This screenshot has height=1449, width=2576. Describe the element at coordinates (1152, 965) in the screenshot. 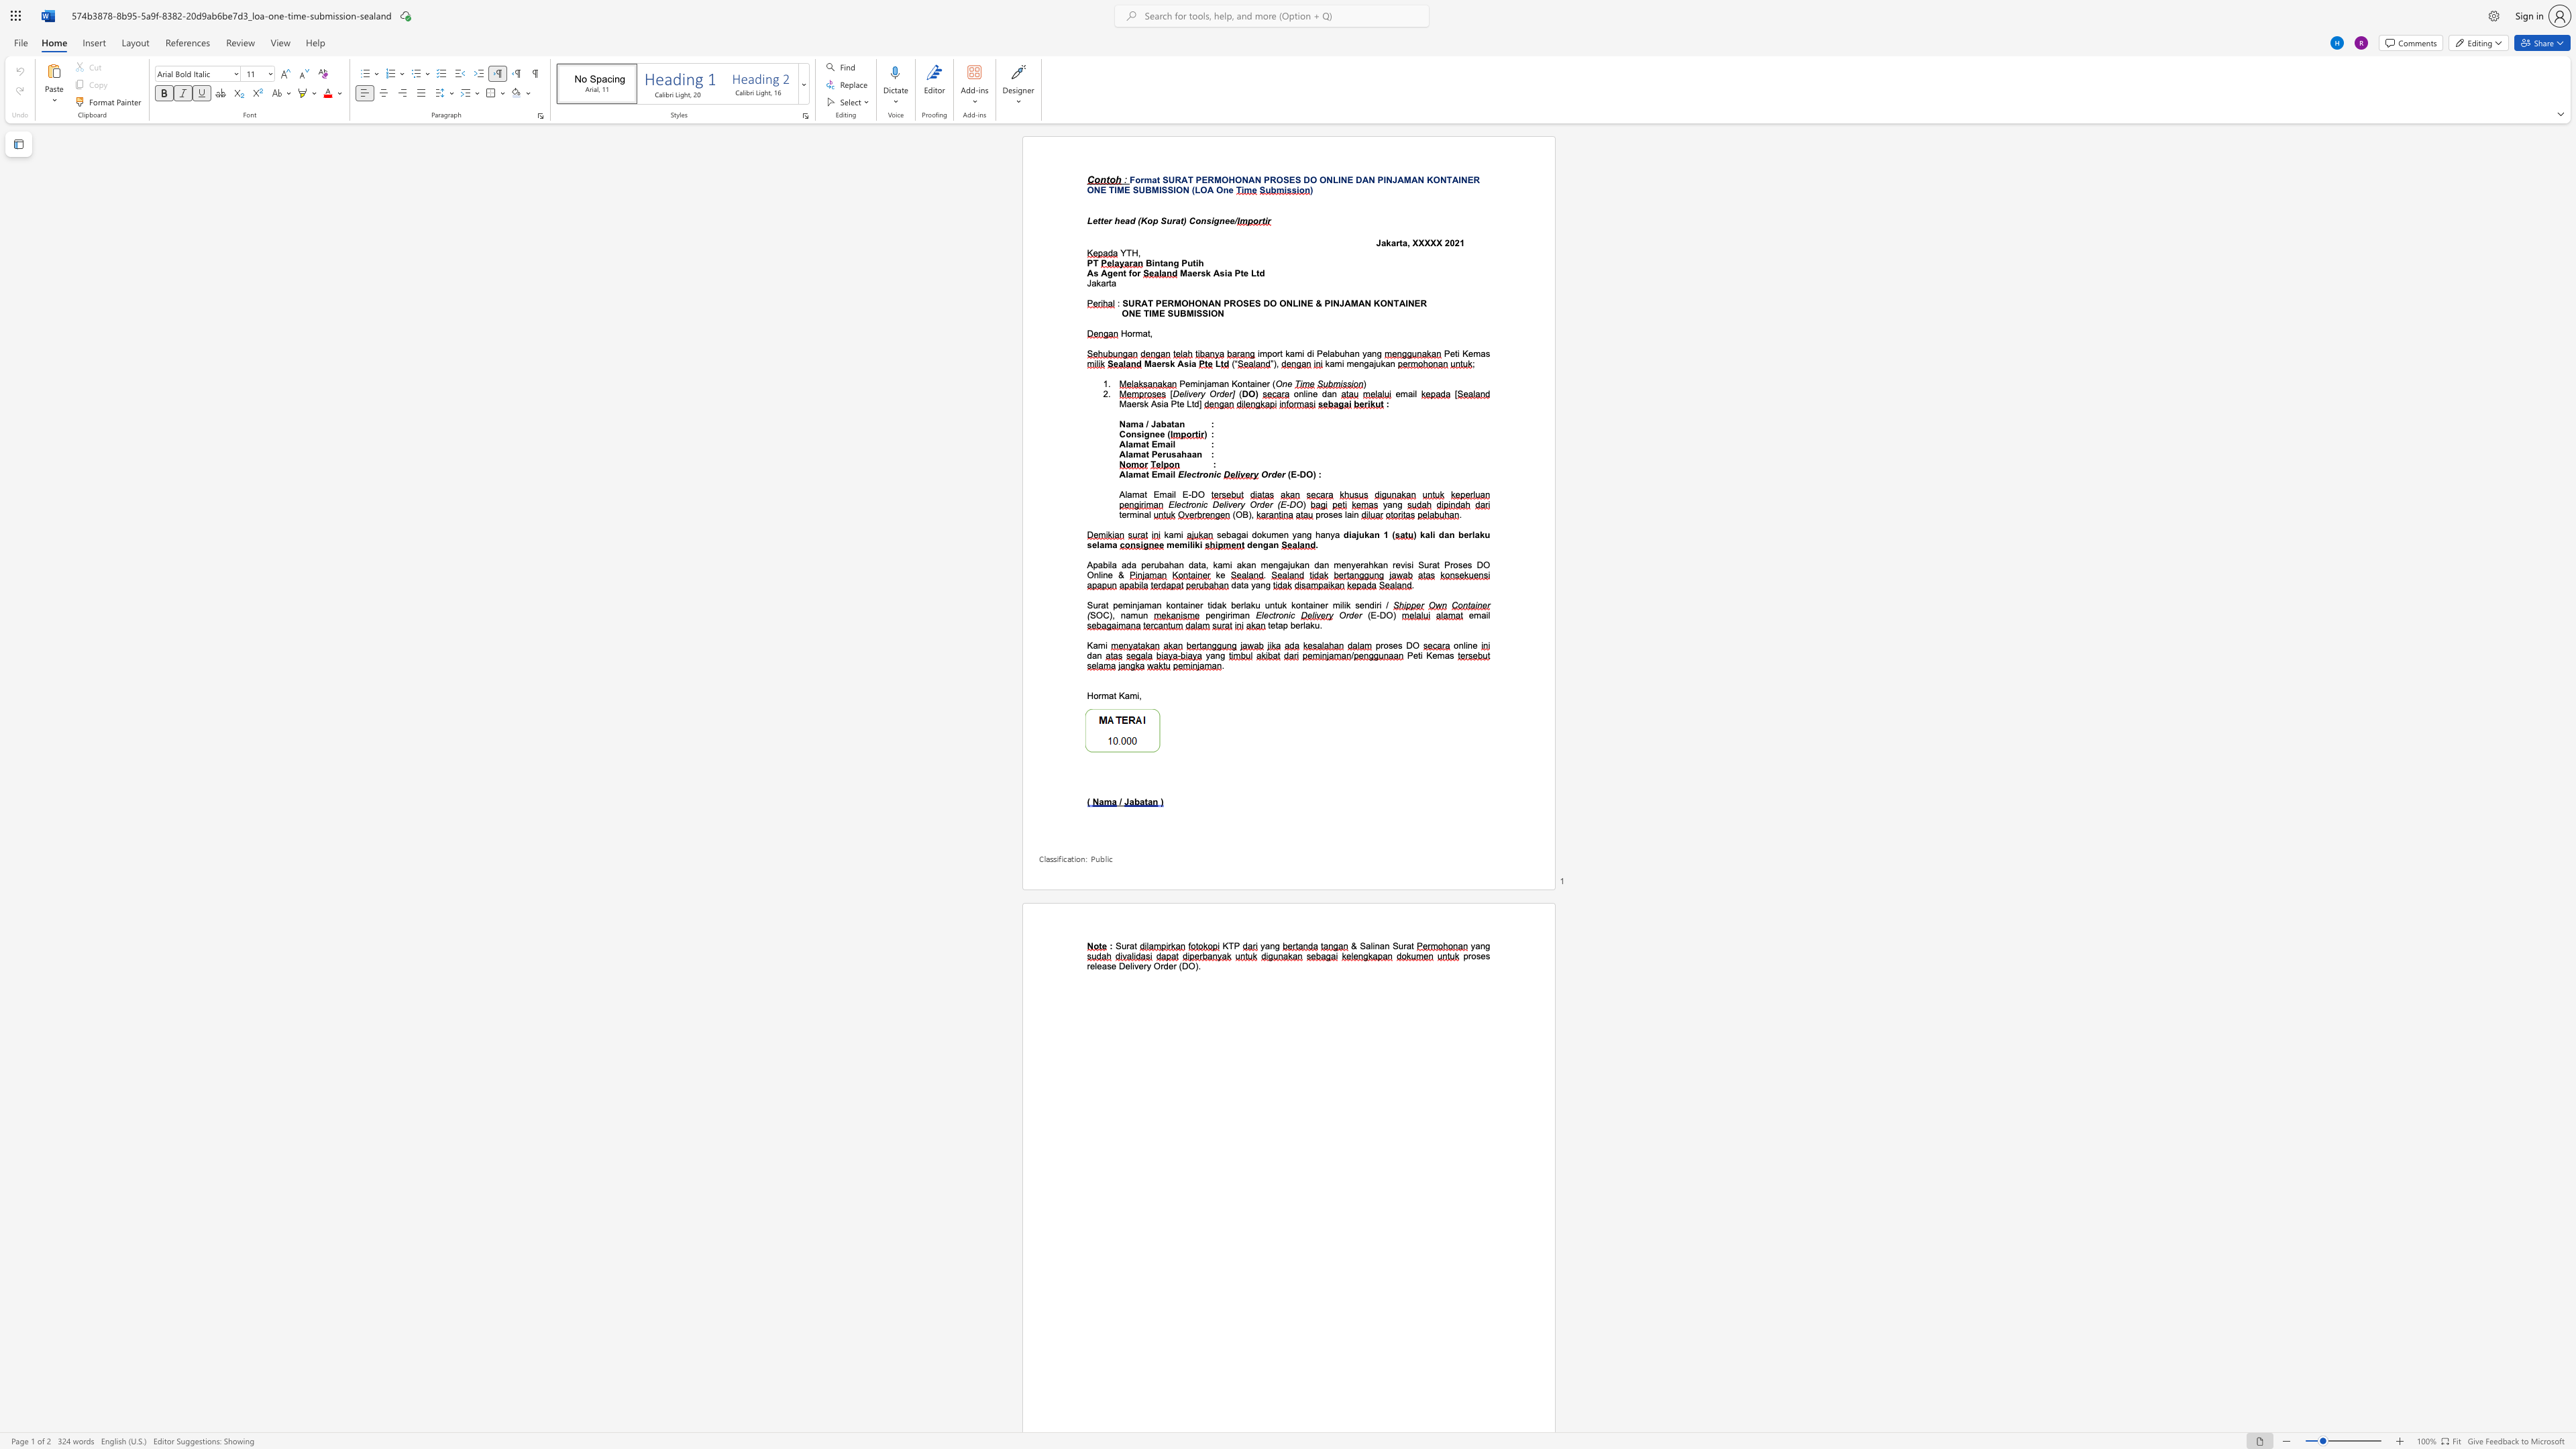

I see `the subset text "Order (DO" within the text "release Delivery Order (DO)"` at that location.